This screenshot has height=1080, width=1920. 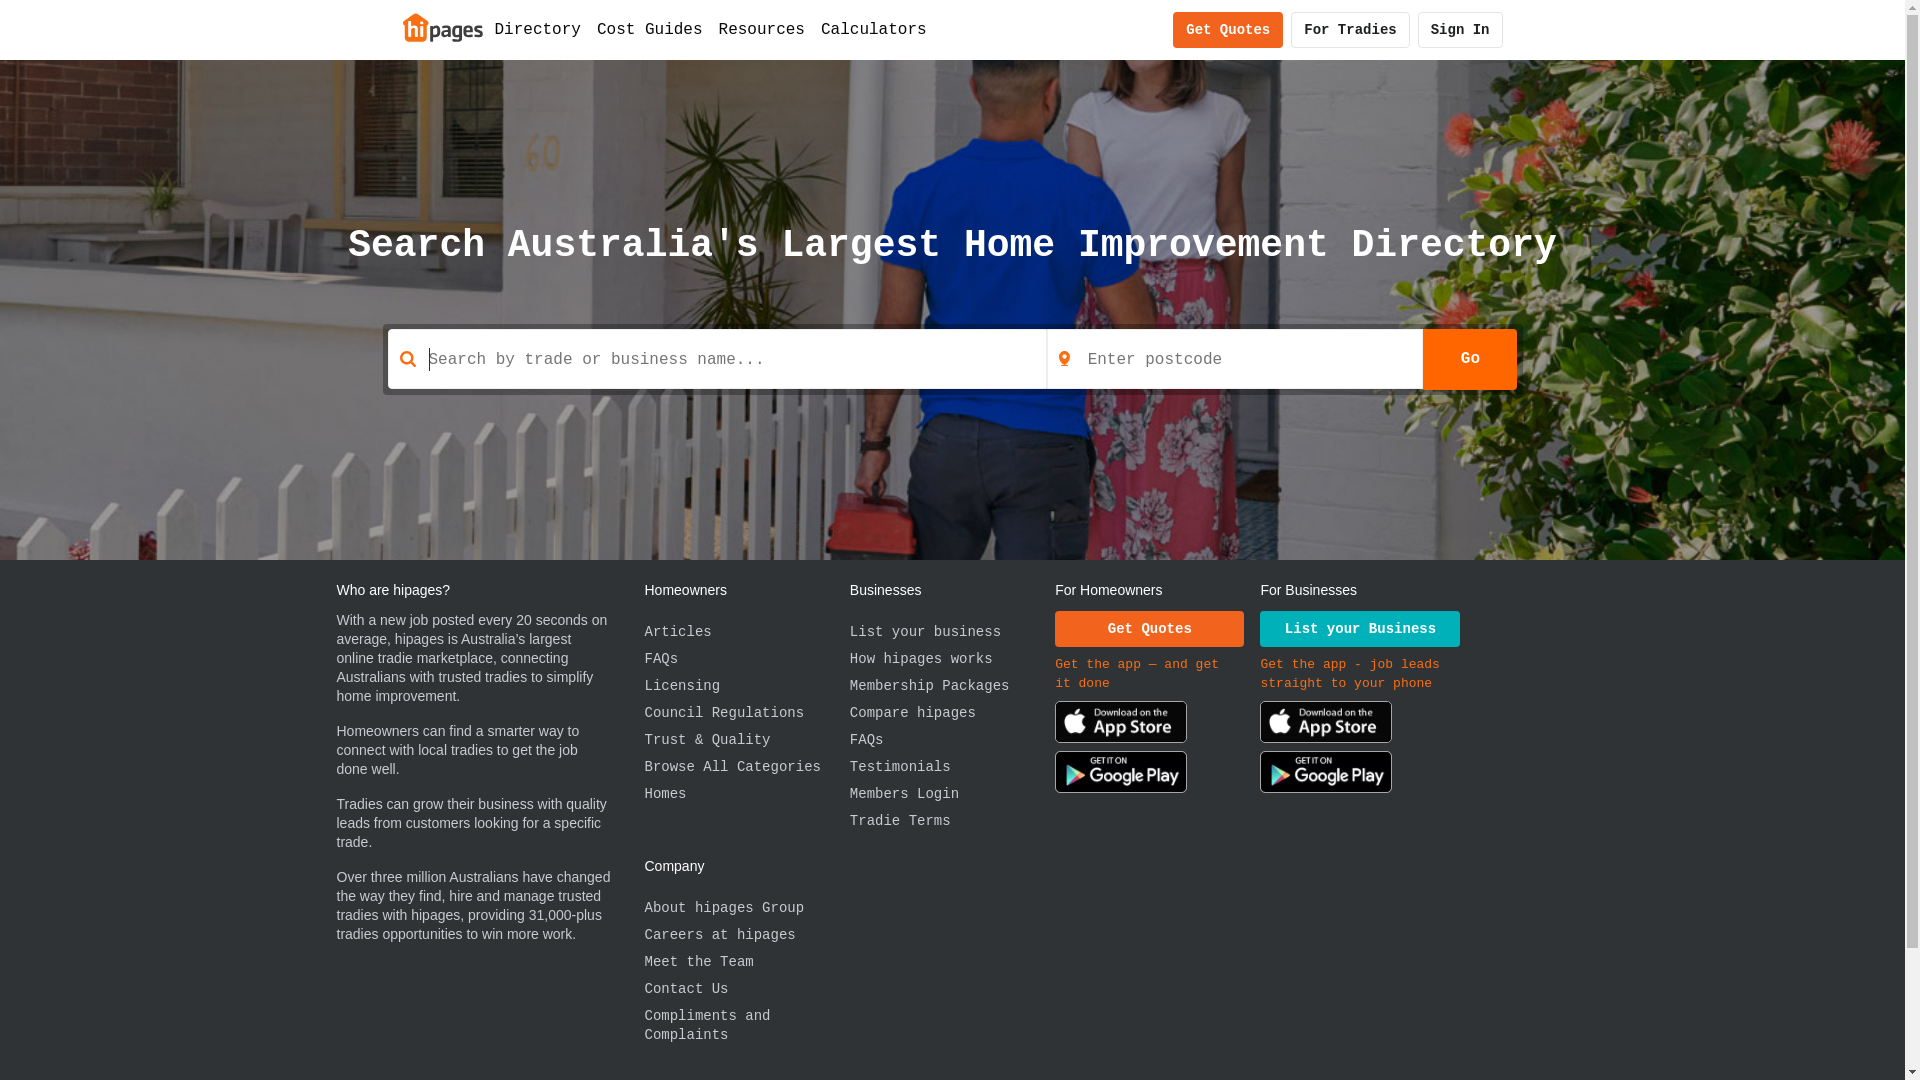 What do you see at coordinates (745, 793) in the screenshot?
I see `'Homes'` at bounding box center [745, 793].